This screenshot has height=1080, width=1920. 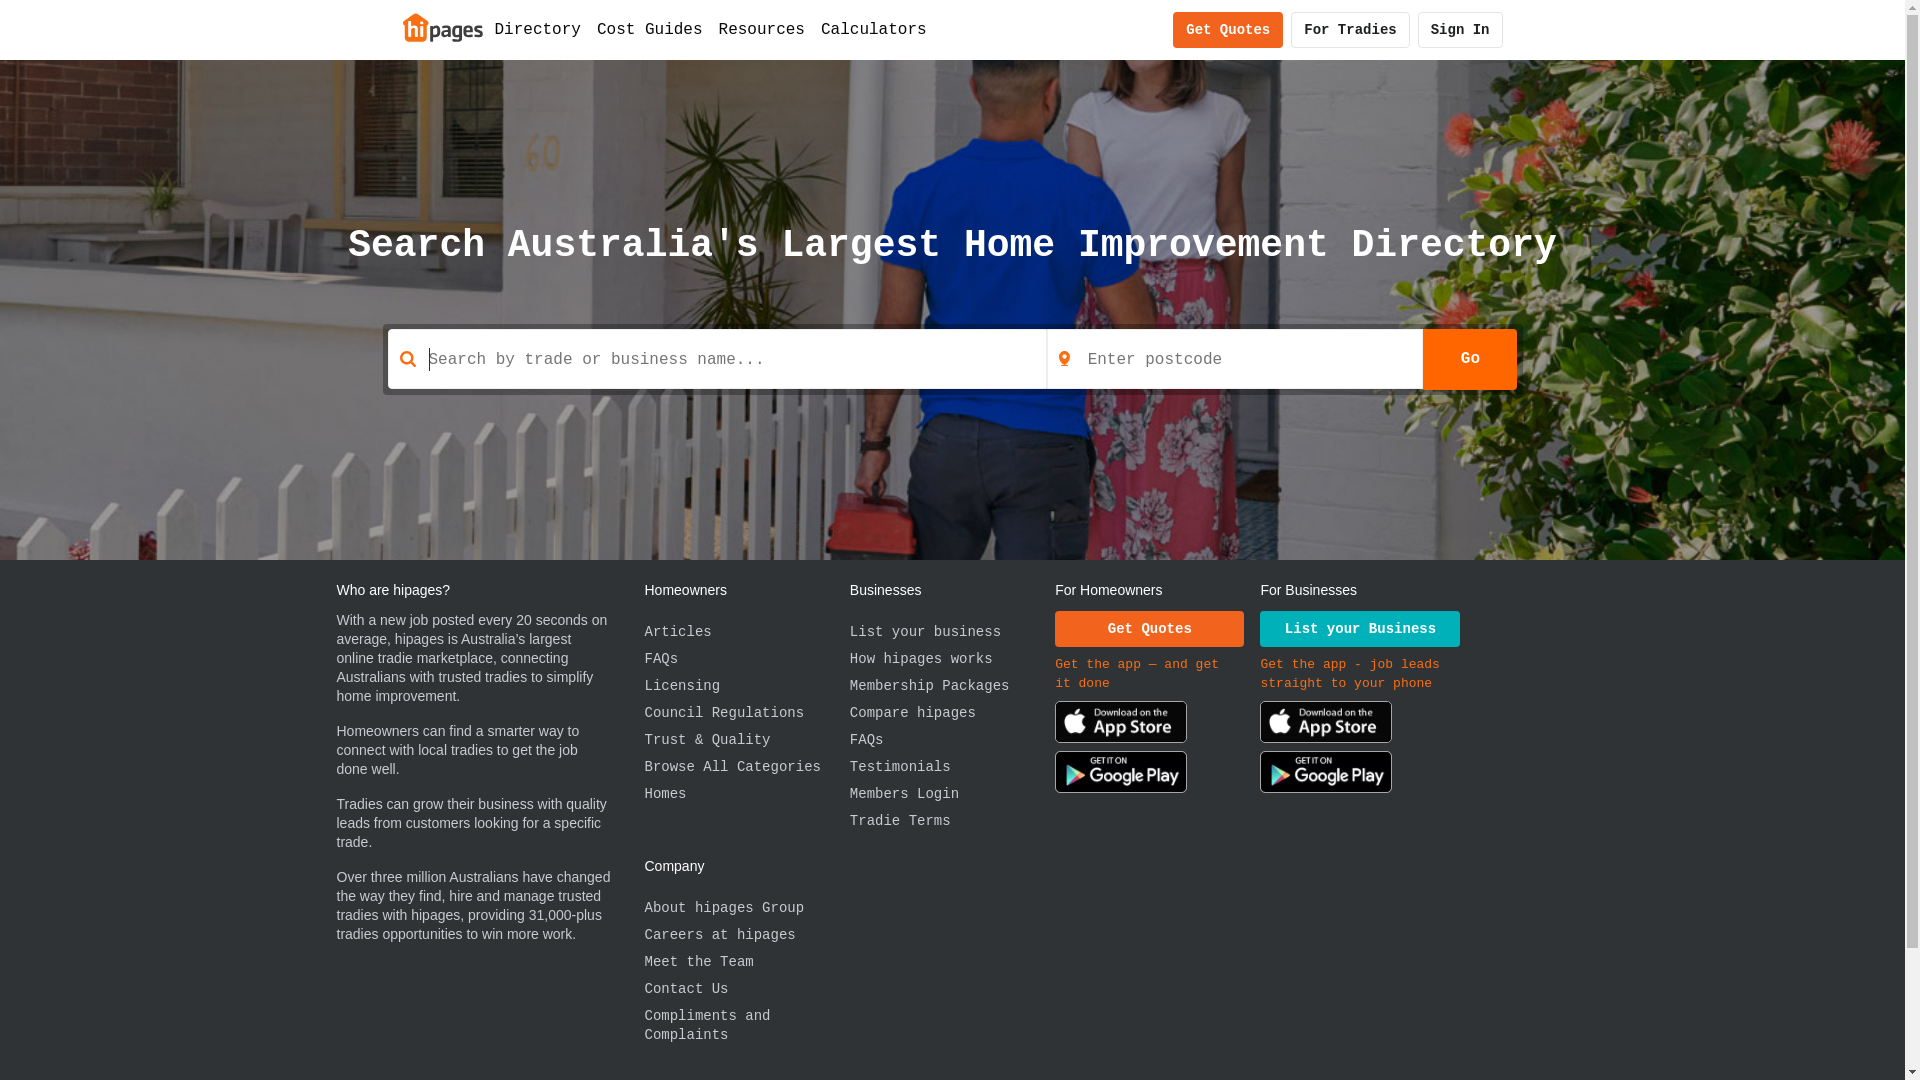 What do you see at coordinates (745, 793) in the screenshot?
I see `'Homes'` at bounding box center [745, 793].